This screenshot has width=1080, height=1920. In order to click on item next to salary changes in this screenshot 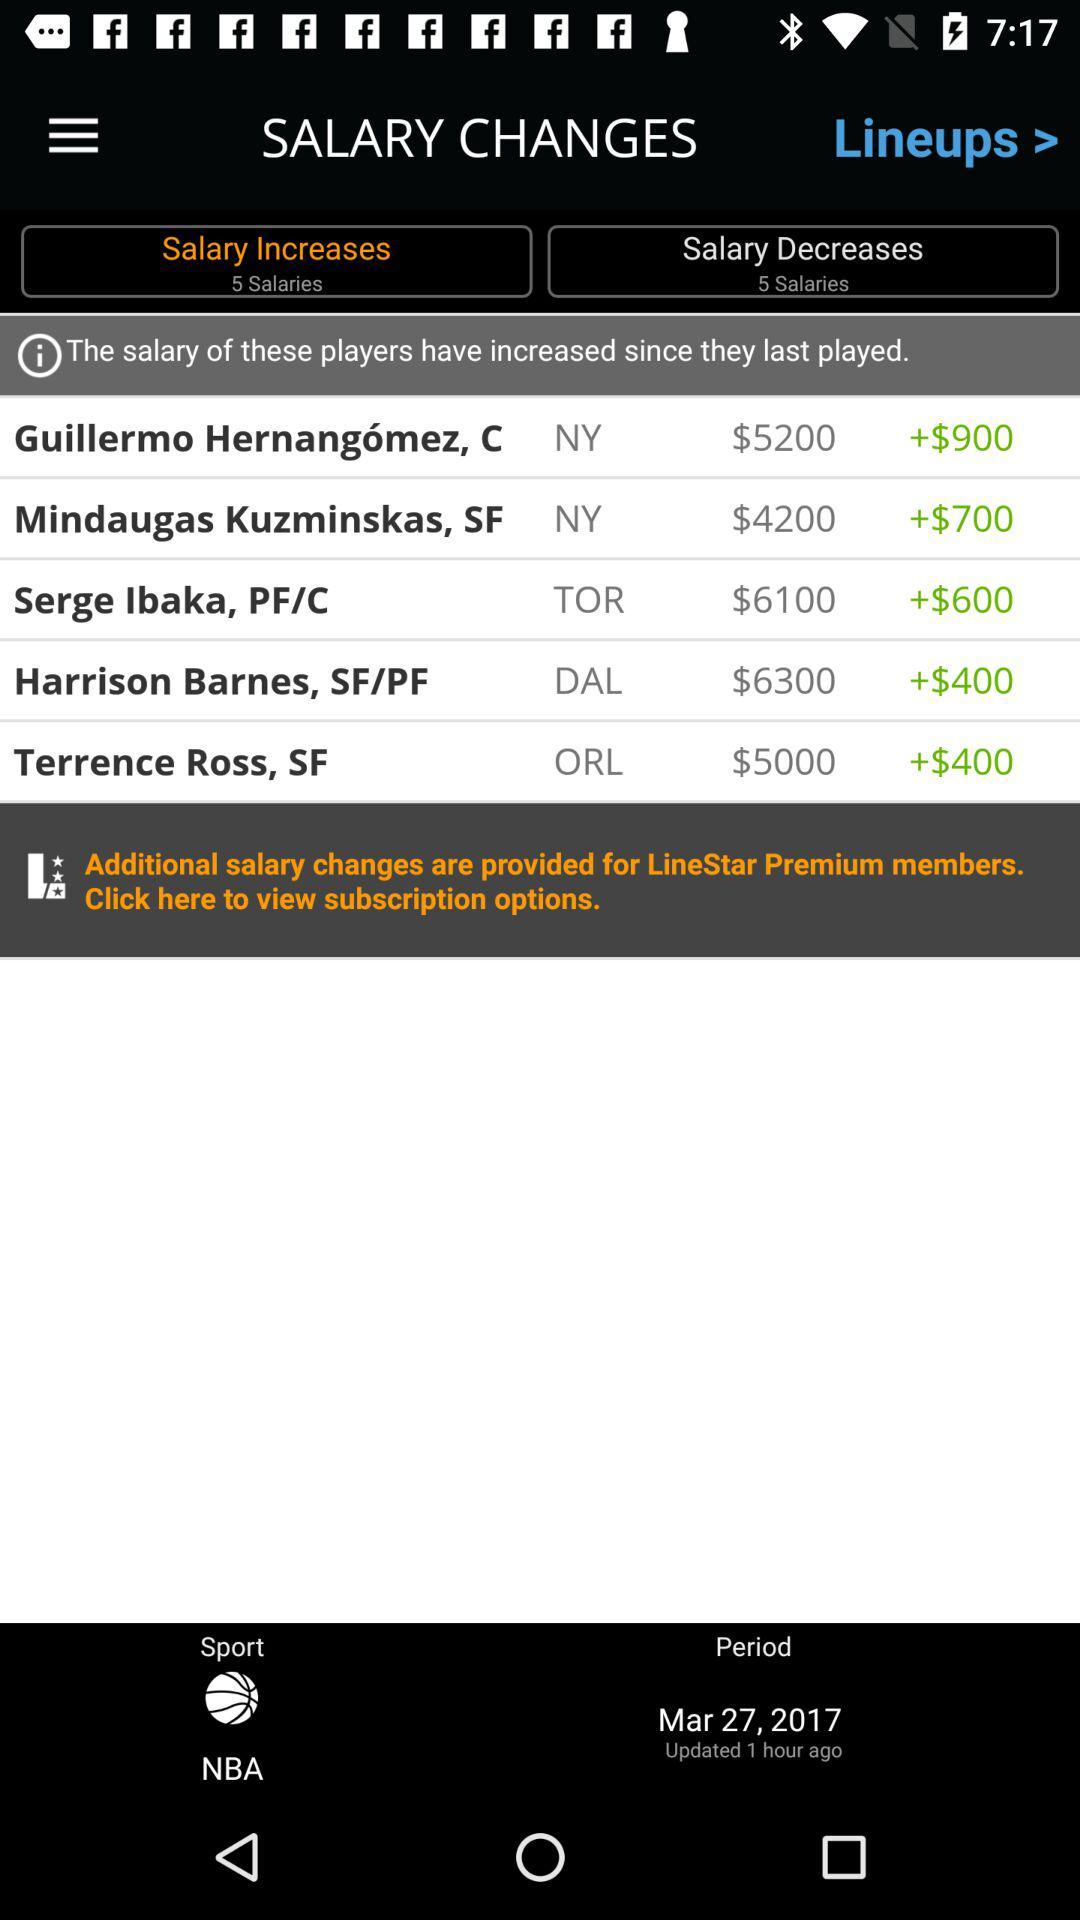, I will do `click(72, 135)`.